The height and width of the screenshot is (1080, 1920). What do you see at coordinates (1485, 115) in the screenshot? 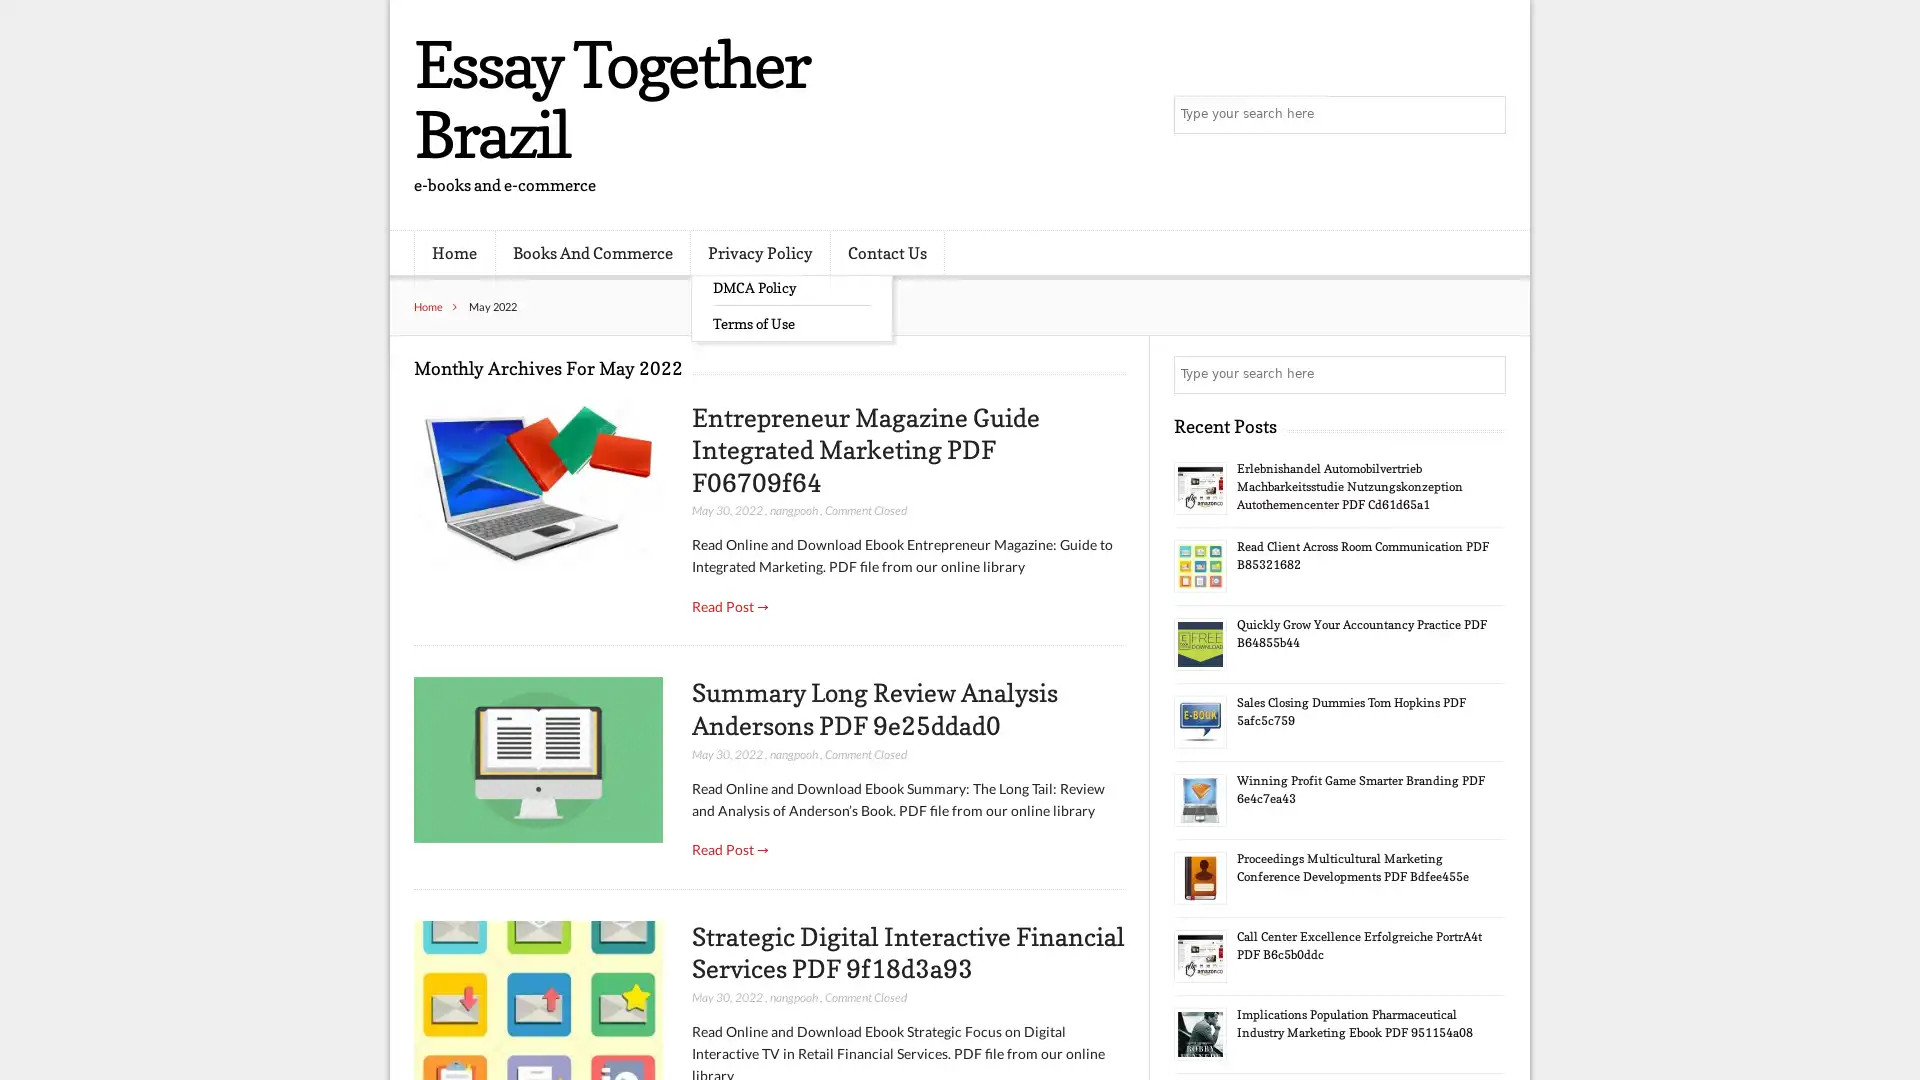
I see `Search` at bounding box center [1485, 115].